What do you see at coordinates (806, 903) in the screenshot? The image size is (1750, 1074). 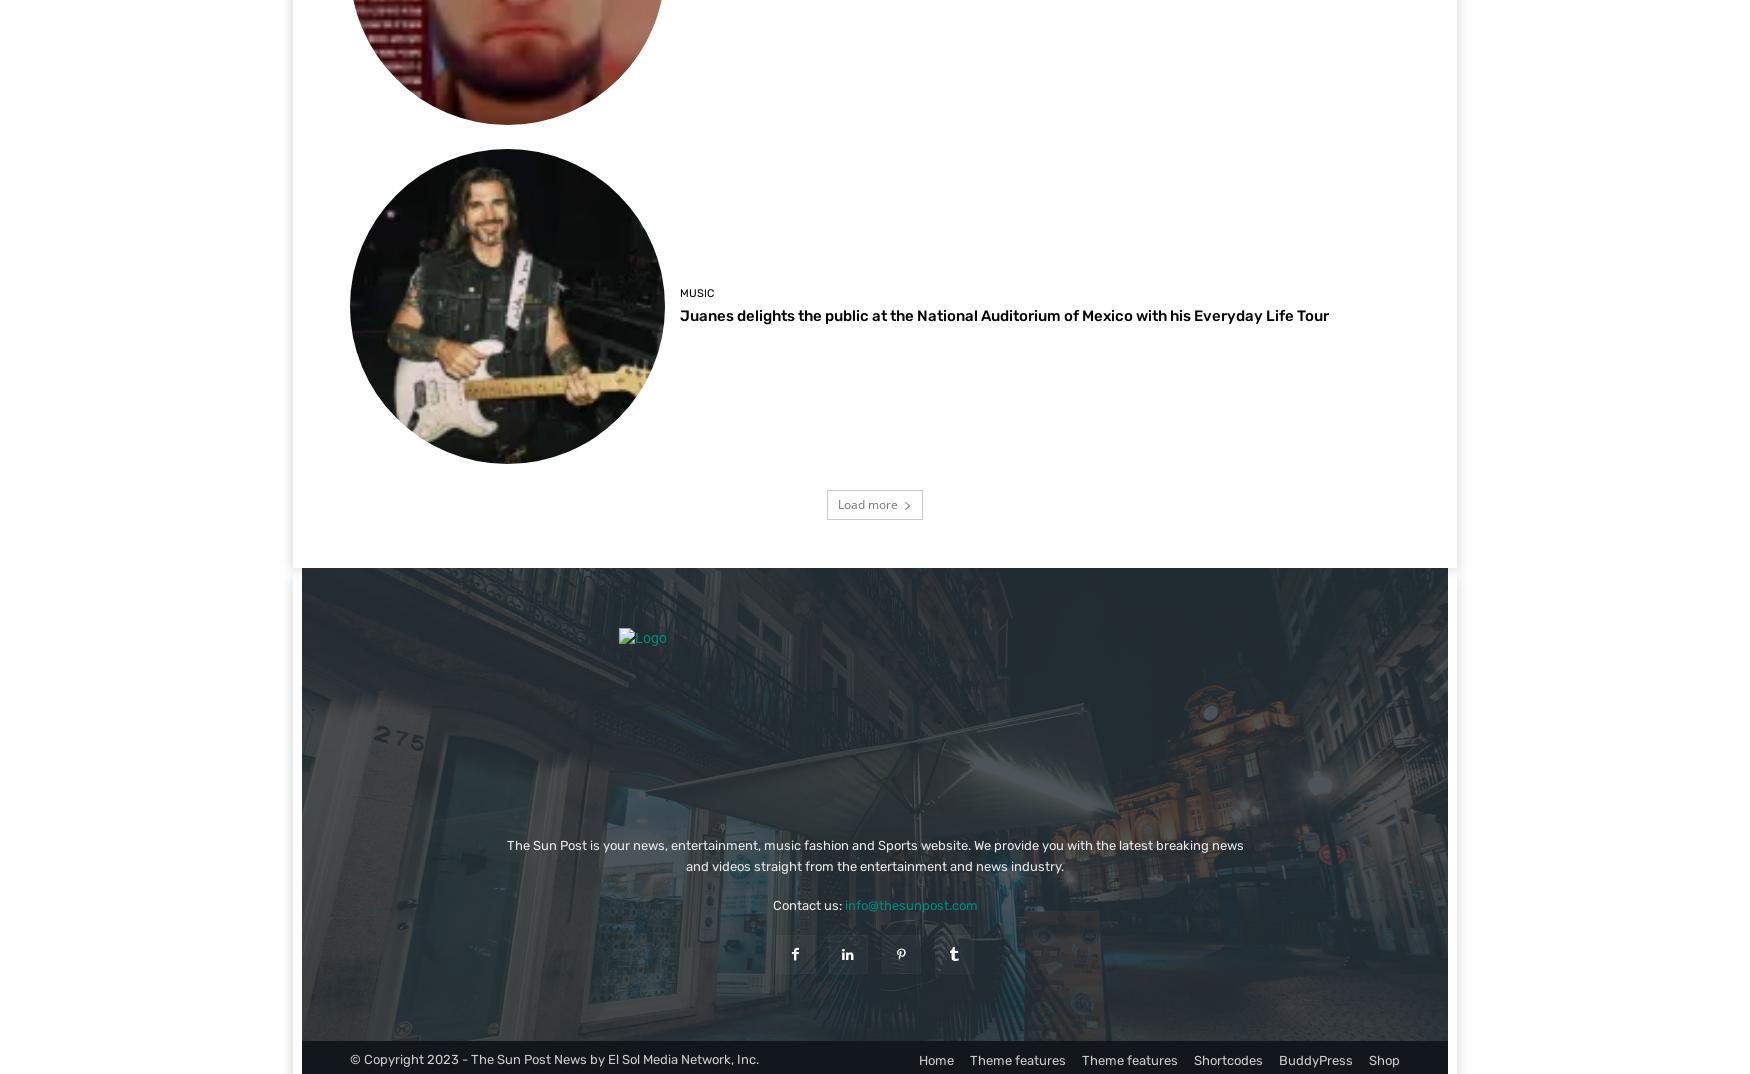 I see `'Contact us:'` at bounding box center [806, 903].